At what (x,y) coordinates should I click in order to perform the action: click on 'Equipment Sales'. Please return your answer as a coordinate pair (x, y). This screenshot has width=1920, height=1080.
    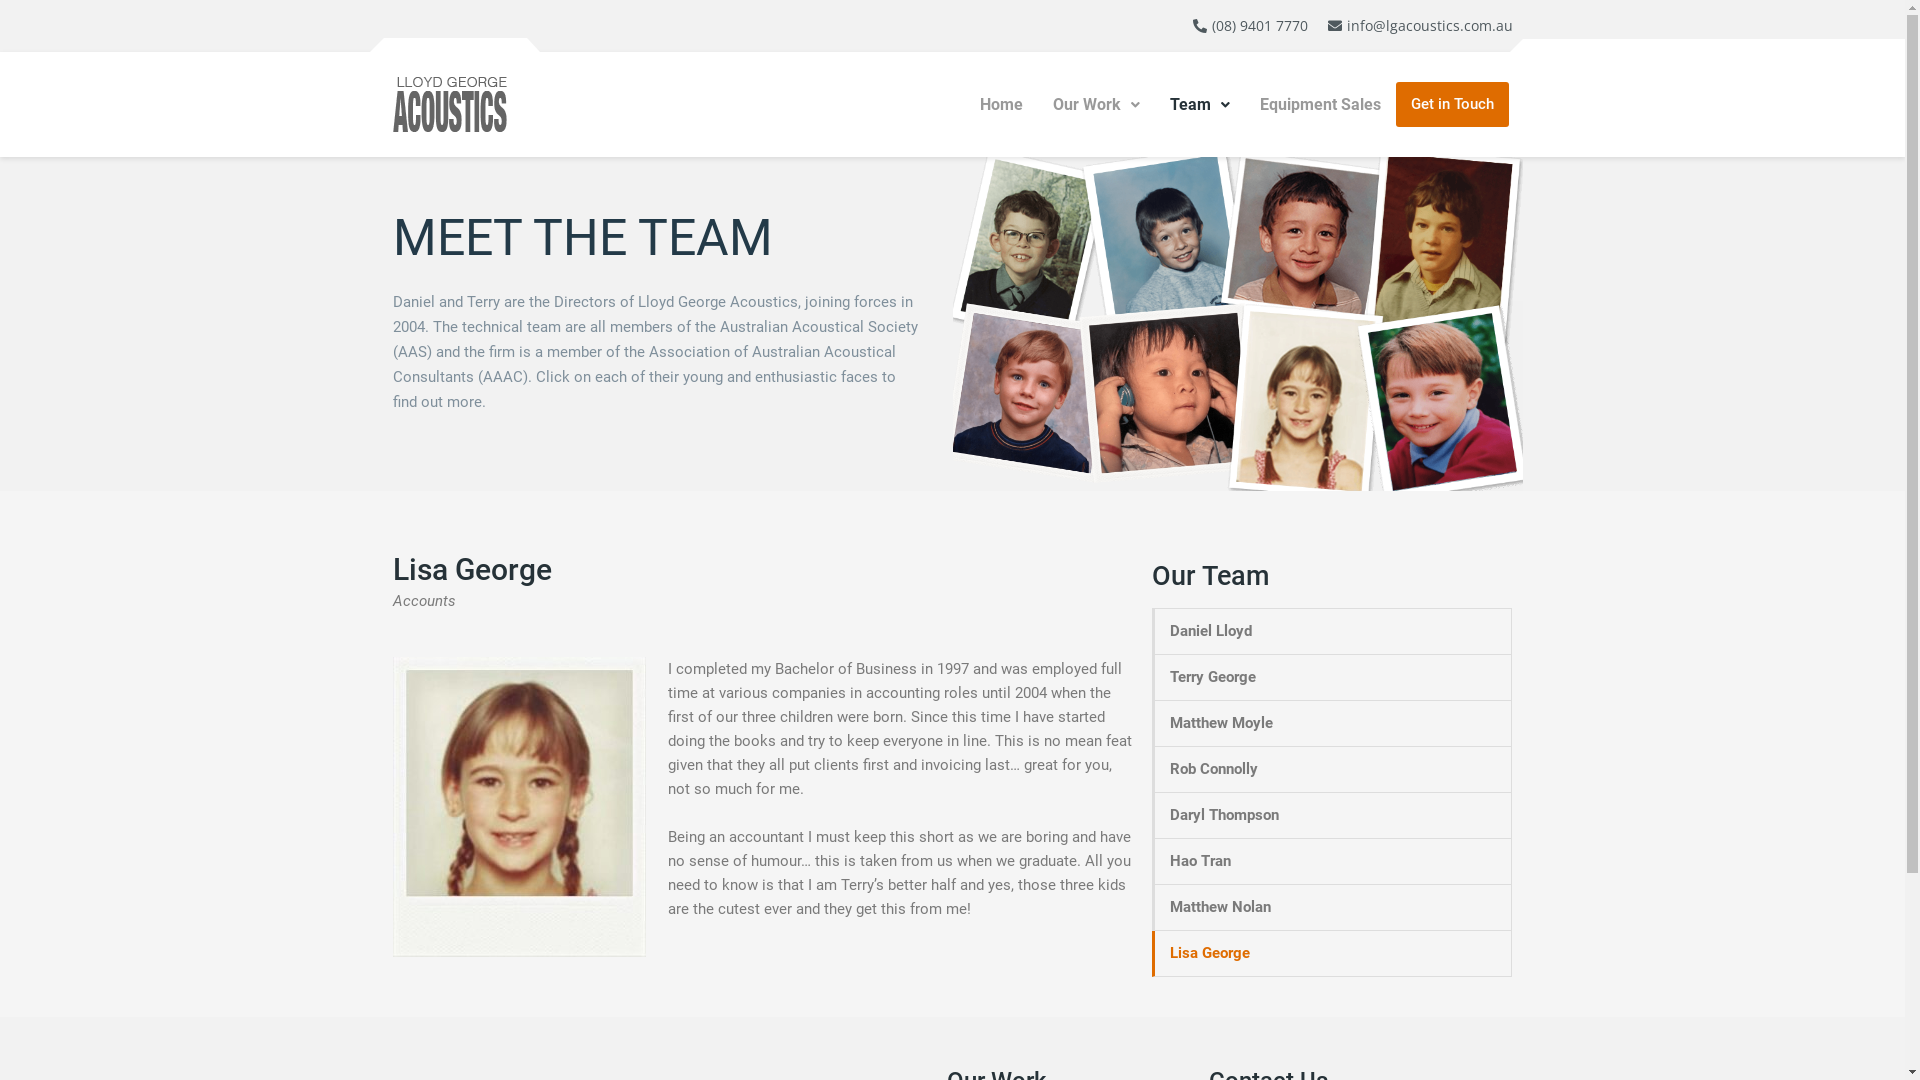
    Looking at the image, I should click on (1320, 104).